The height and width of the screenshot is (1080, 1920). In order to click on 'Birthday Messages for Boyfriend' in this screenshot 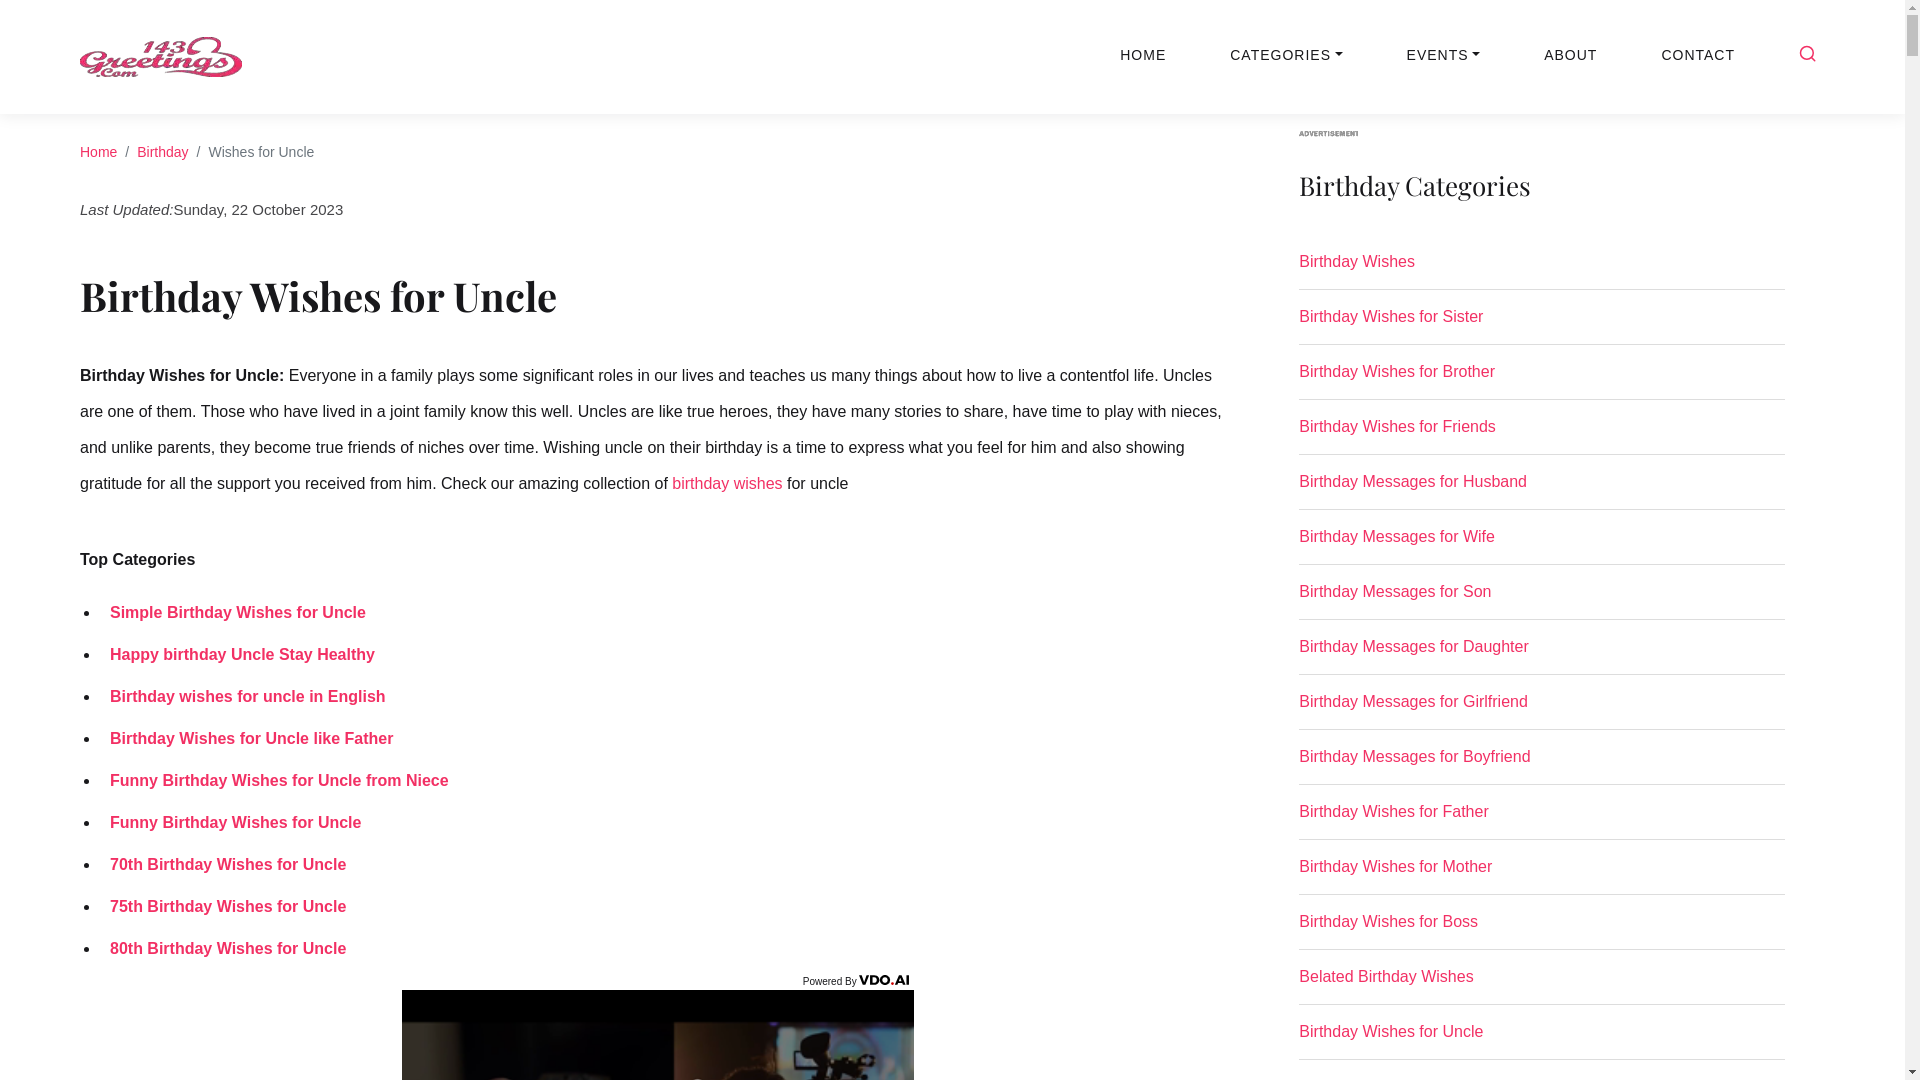, I will do `click(1540, 764)`.